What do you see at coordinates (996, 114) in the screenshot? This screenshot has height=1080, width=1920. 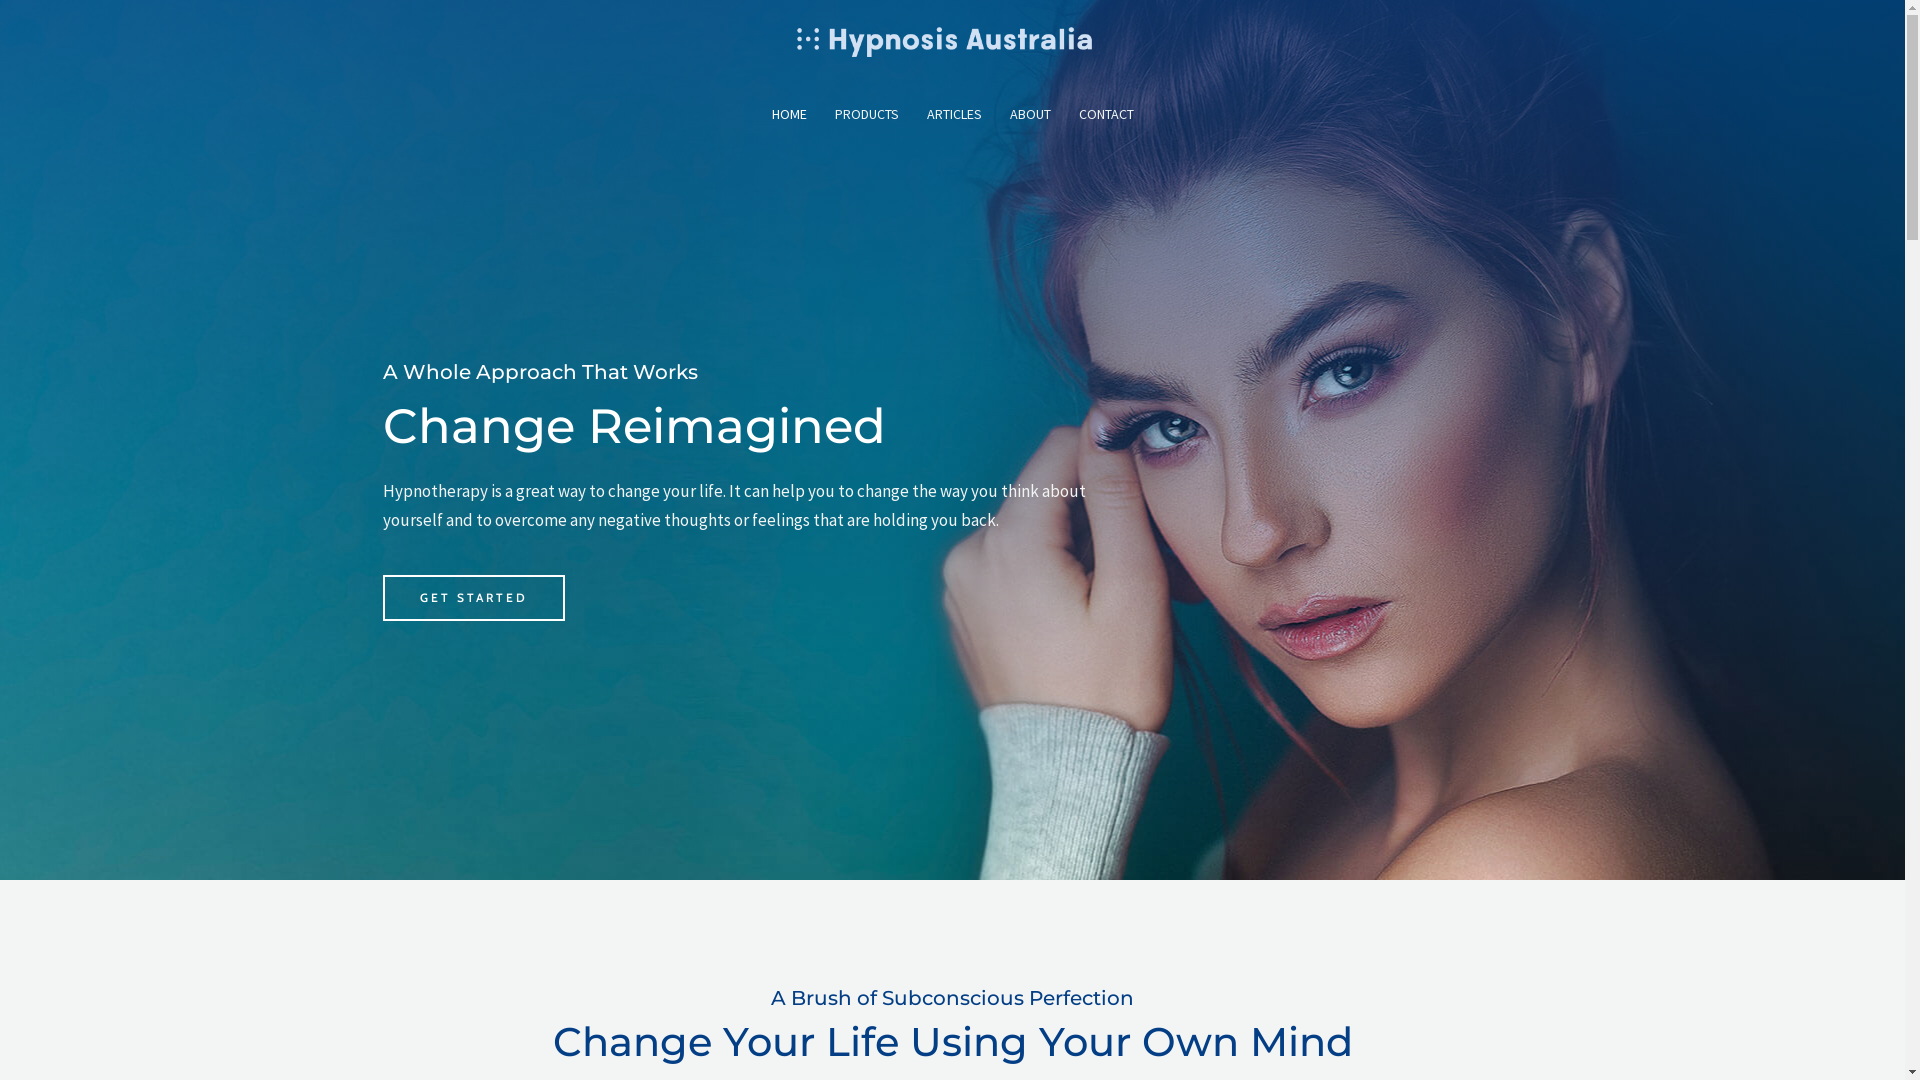 I see `'ABOUT'` at bounding box center [996, 114].